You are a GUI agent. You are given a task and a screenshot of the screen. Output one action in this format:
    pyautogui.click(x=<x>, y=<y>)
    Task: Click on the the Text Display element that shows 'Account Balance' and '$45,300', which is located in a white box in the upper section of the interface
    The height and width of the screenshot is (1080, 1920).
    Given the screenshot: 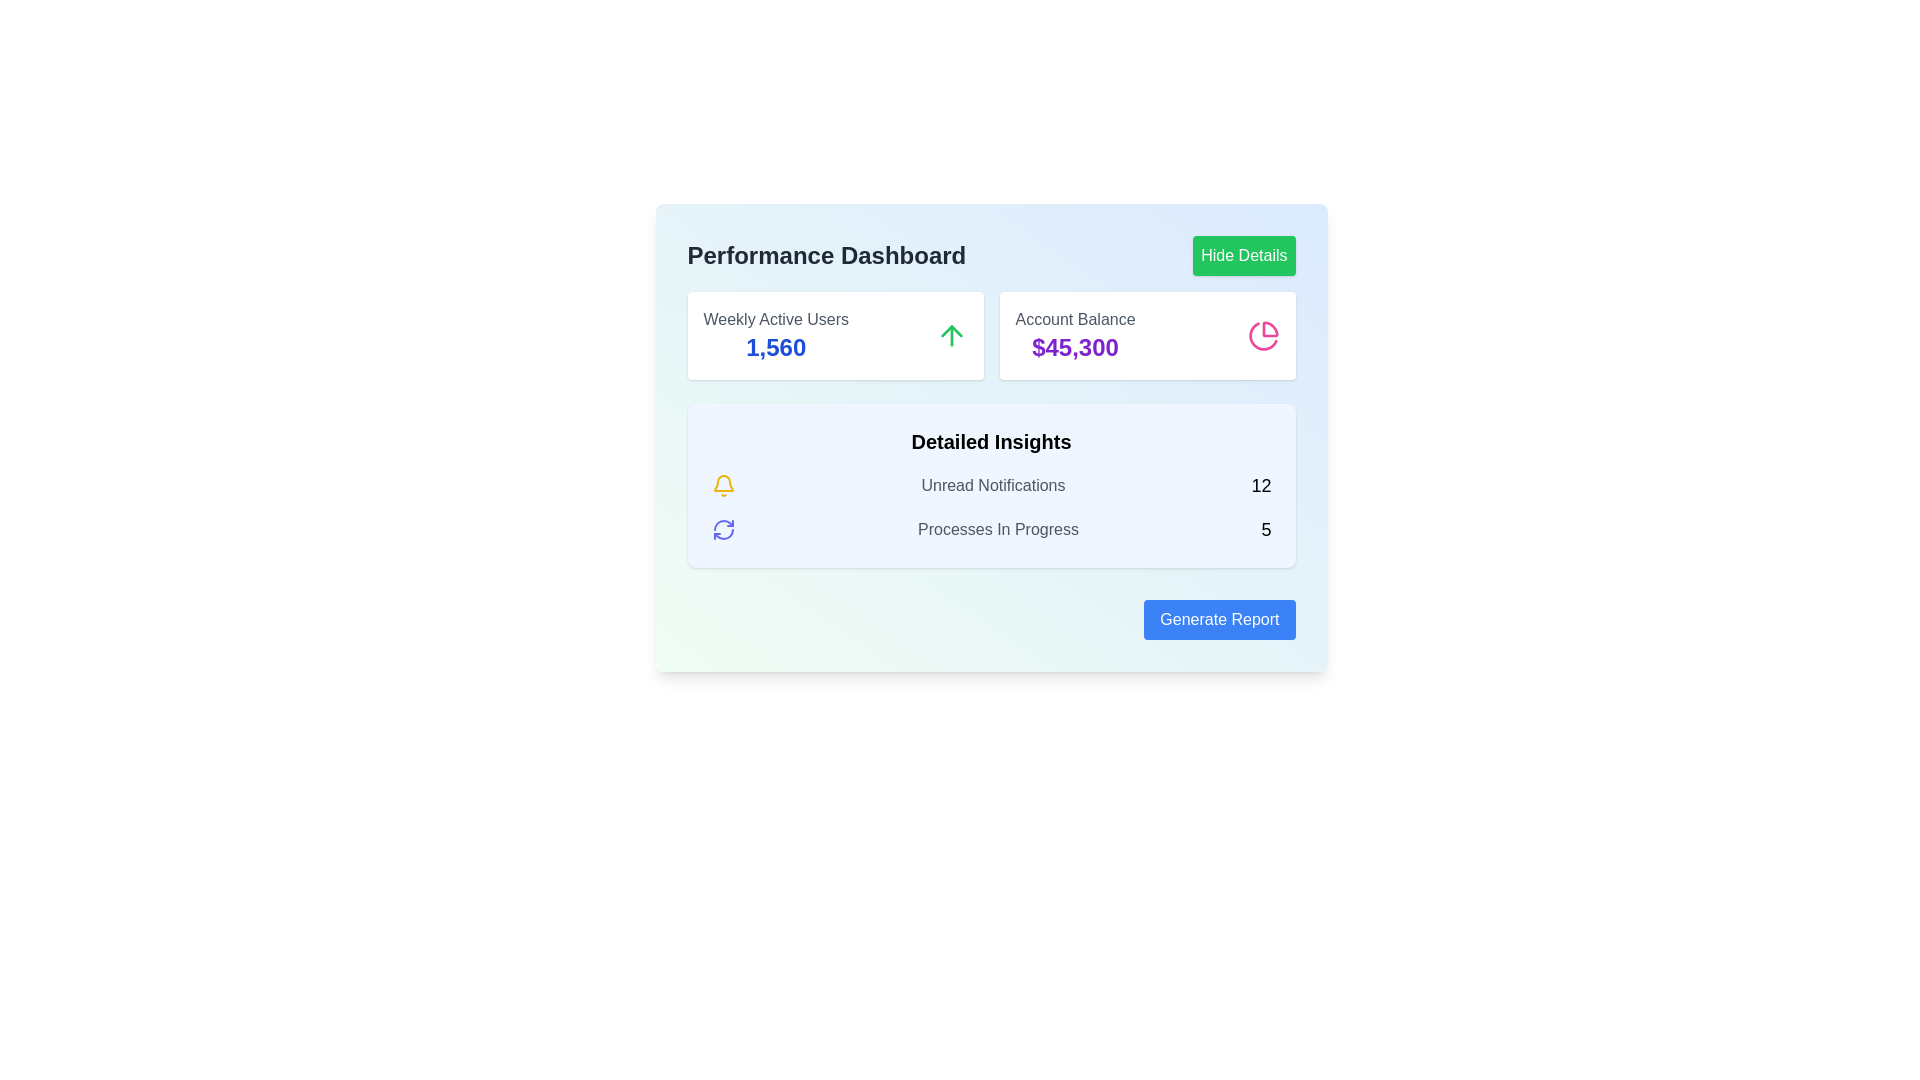 What is the action you would take?
    pyautogui.click(x=1074, y=334)
    